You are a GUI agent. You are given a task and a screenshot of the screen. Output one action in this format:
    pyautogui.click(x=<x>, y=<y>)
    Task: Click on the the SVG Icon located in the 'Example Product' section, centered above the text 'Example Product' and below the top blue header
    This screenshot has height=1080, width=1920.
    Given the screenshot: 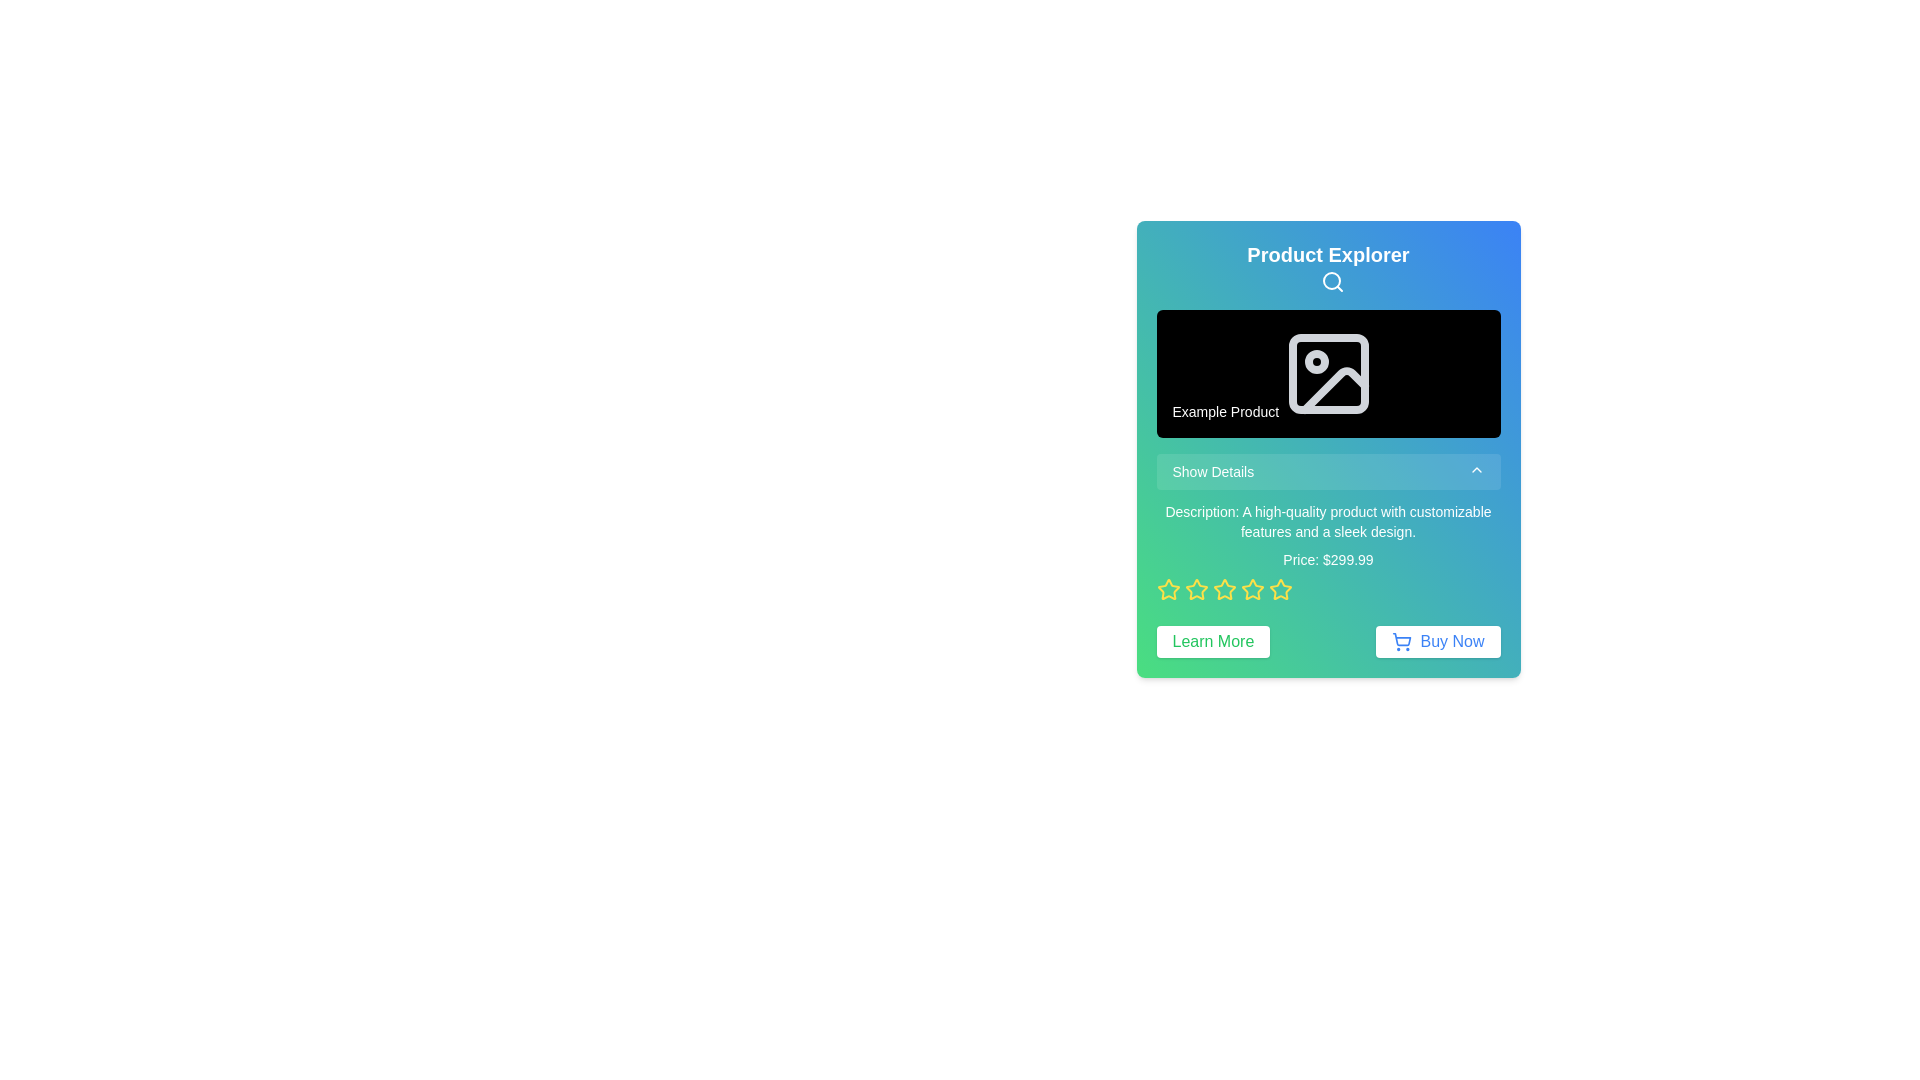 What is the action you would take?
    pyautogui.click(x=1328, y=373)
    